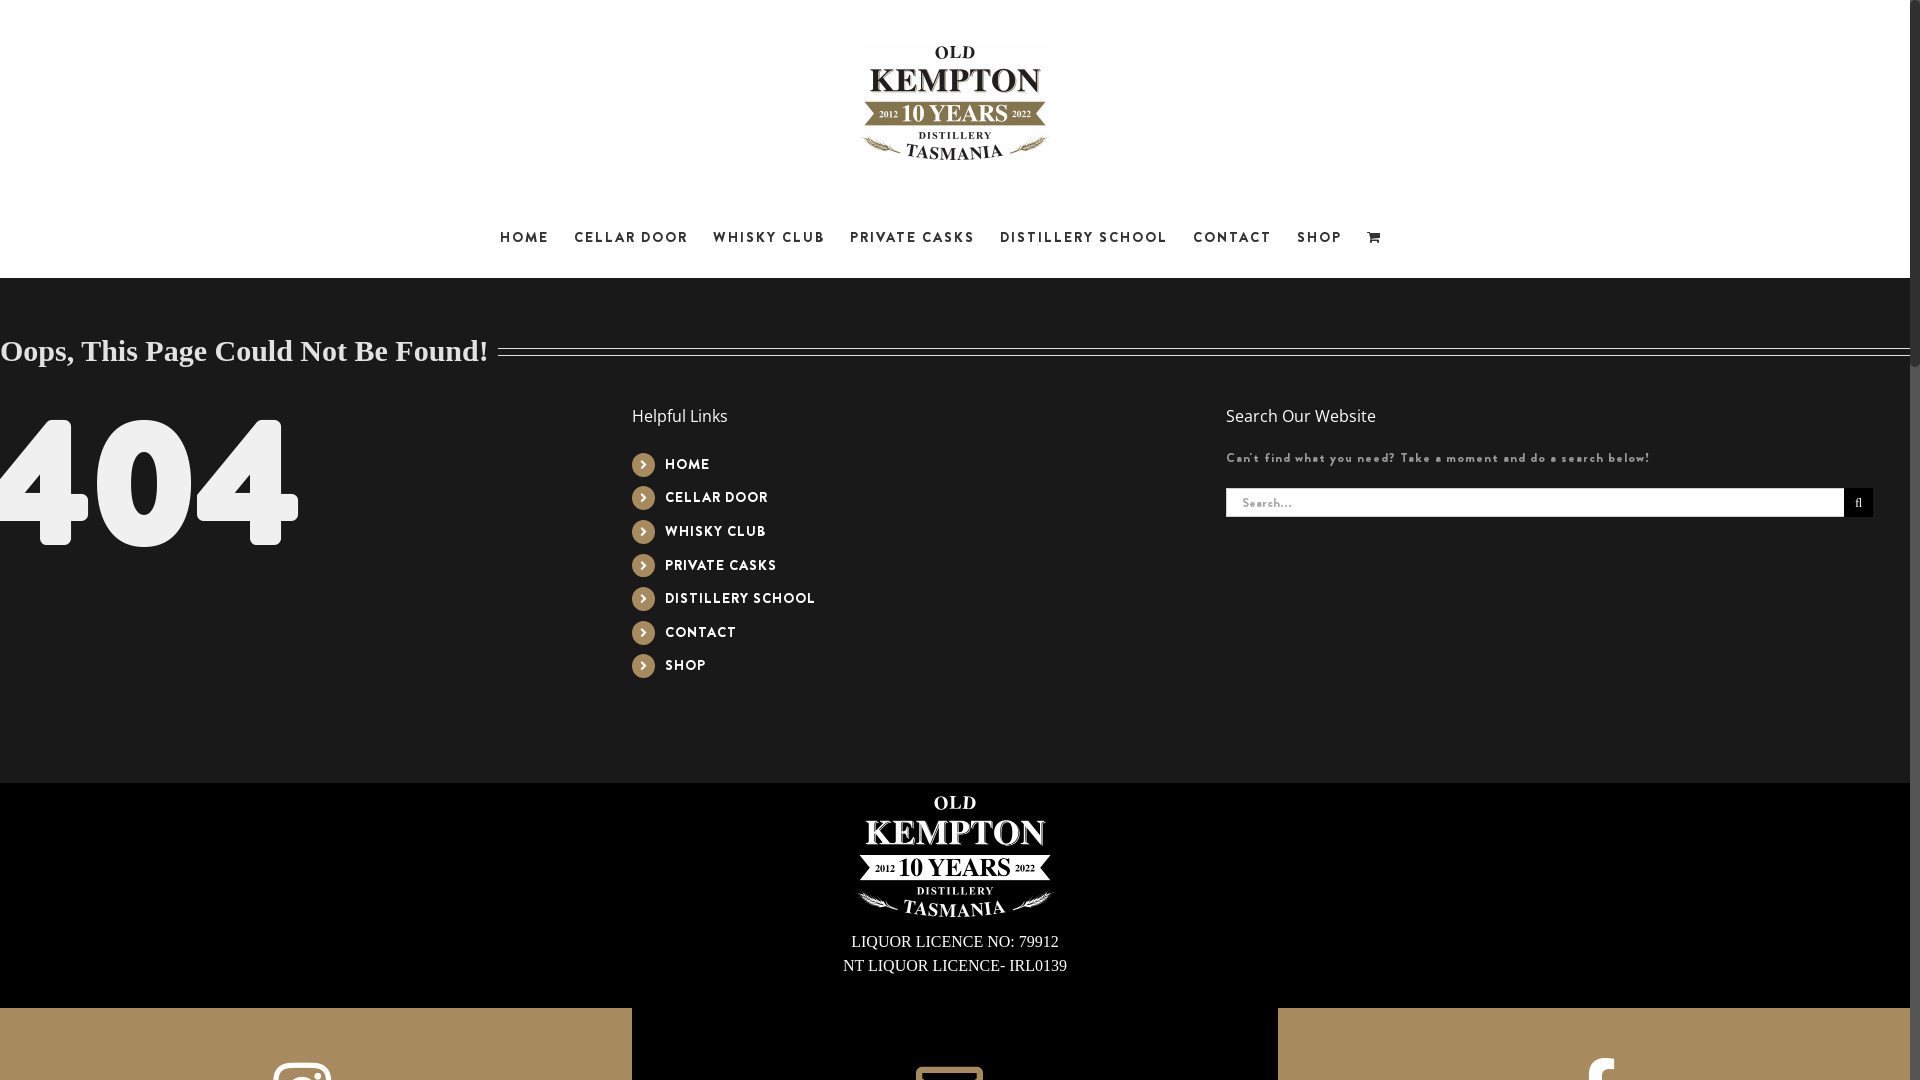 Image resolution: width=1920 pixels, height=1080 pixels. I want to click on 'PRIVATE CASKS', so click(911, 235).